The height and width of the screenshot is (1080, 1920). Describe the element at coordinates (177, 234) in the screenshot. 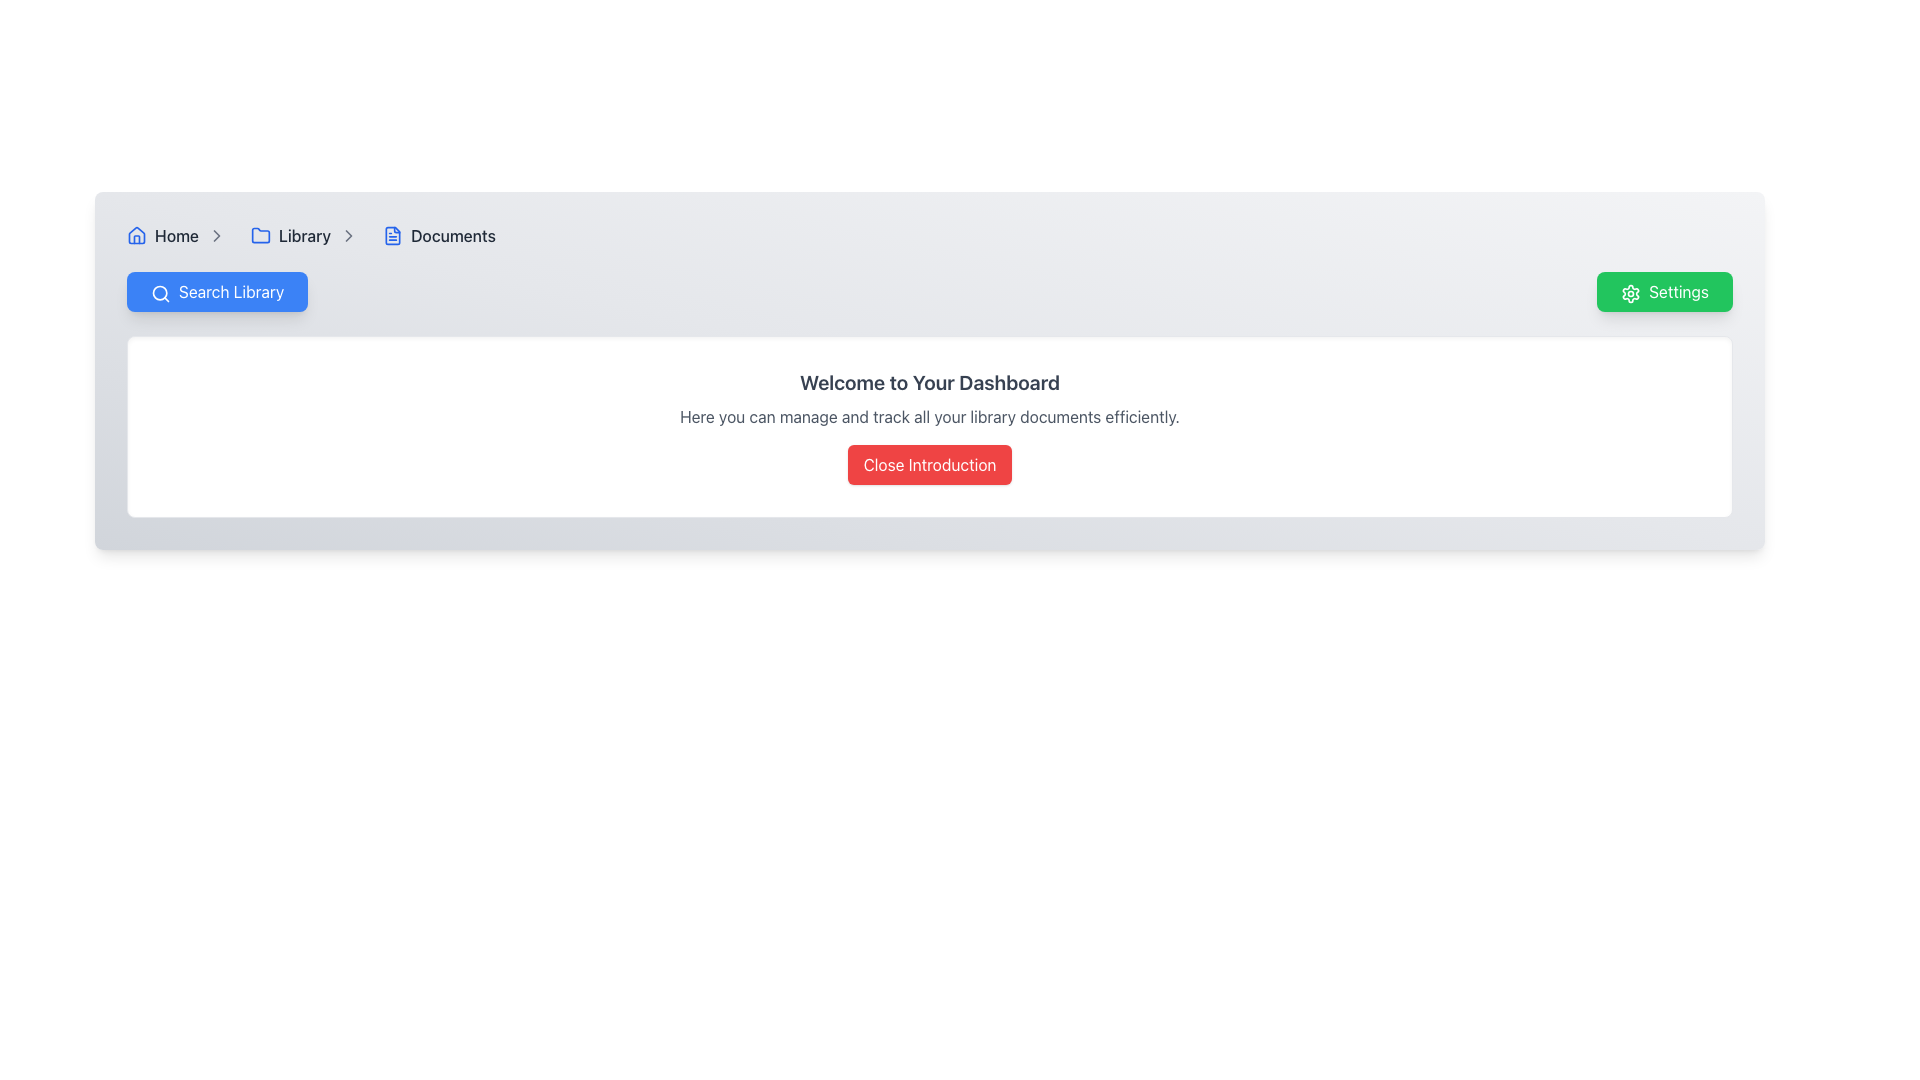

I see `the homepage navigation link in the breadcrumb navigation bar to change its color` at that location.